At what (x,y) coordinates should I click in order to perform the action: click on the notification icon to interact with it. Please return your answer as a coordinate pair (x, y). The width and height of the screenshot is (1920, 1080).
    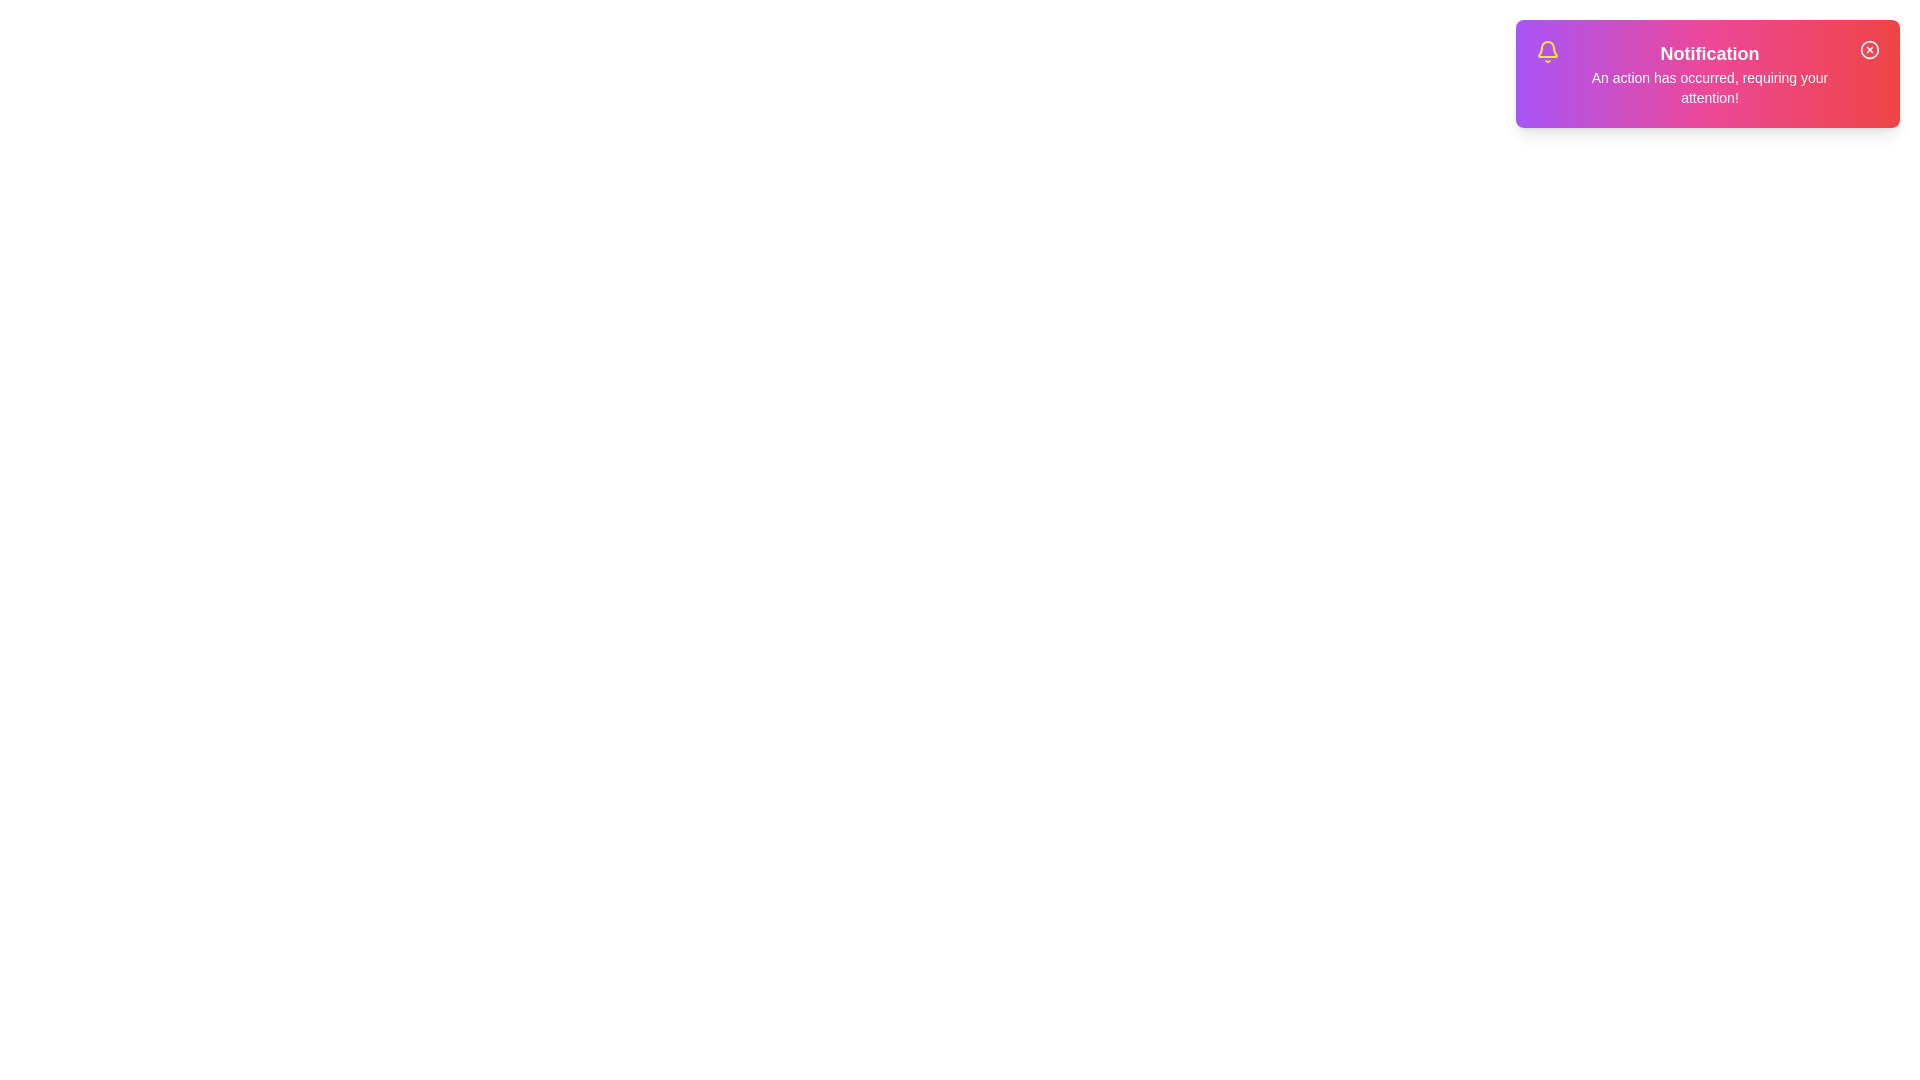
    Looking at the image, I should click on (1547, 50).